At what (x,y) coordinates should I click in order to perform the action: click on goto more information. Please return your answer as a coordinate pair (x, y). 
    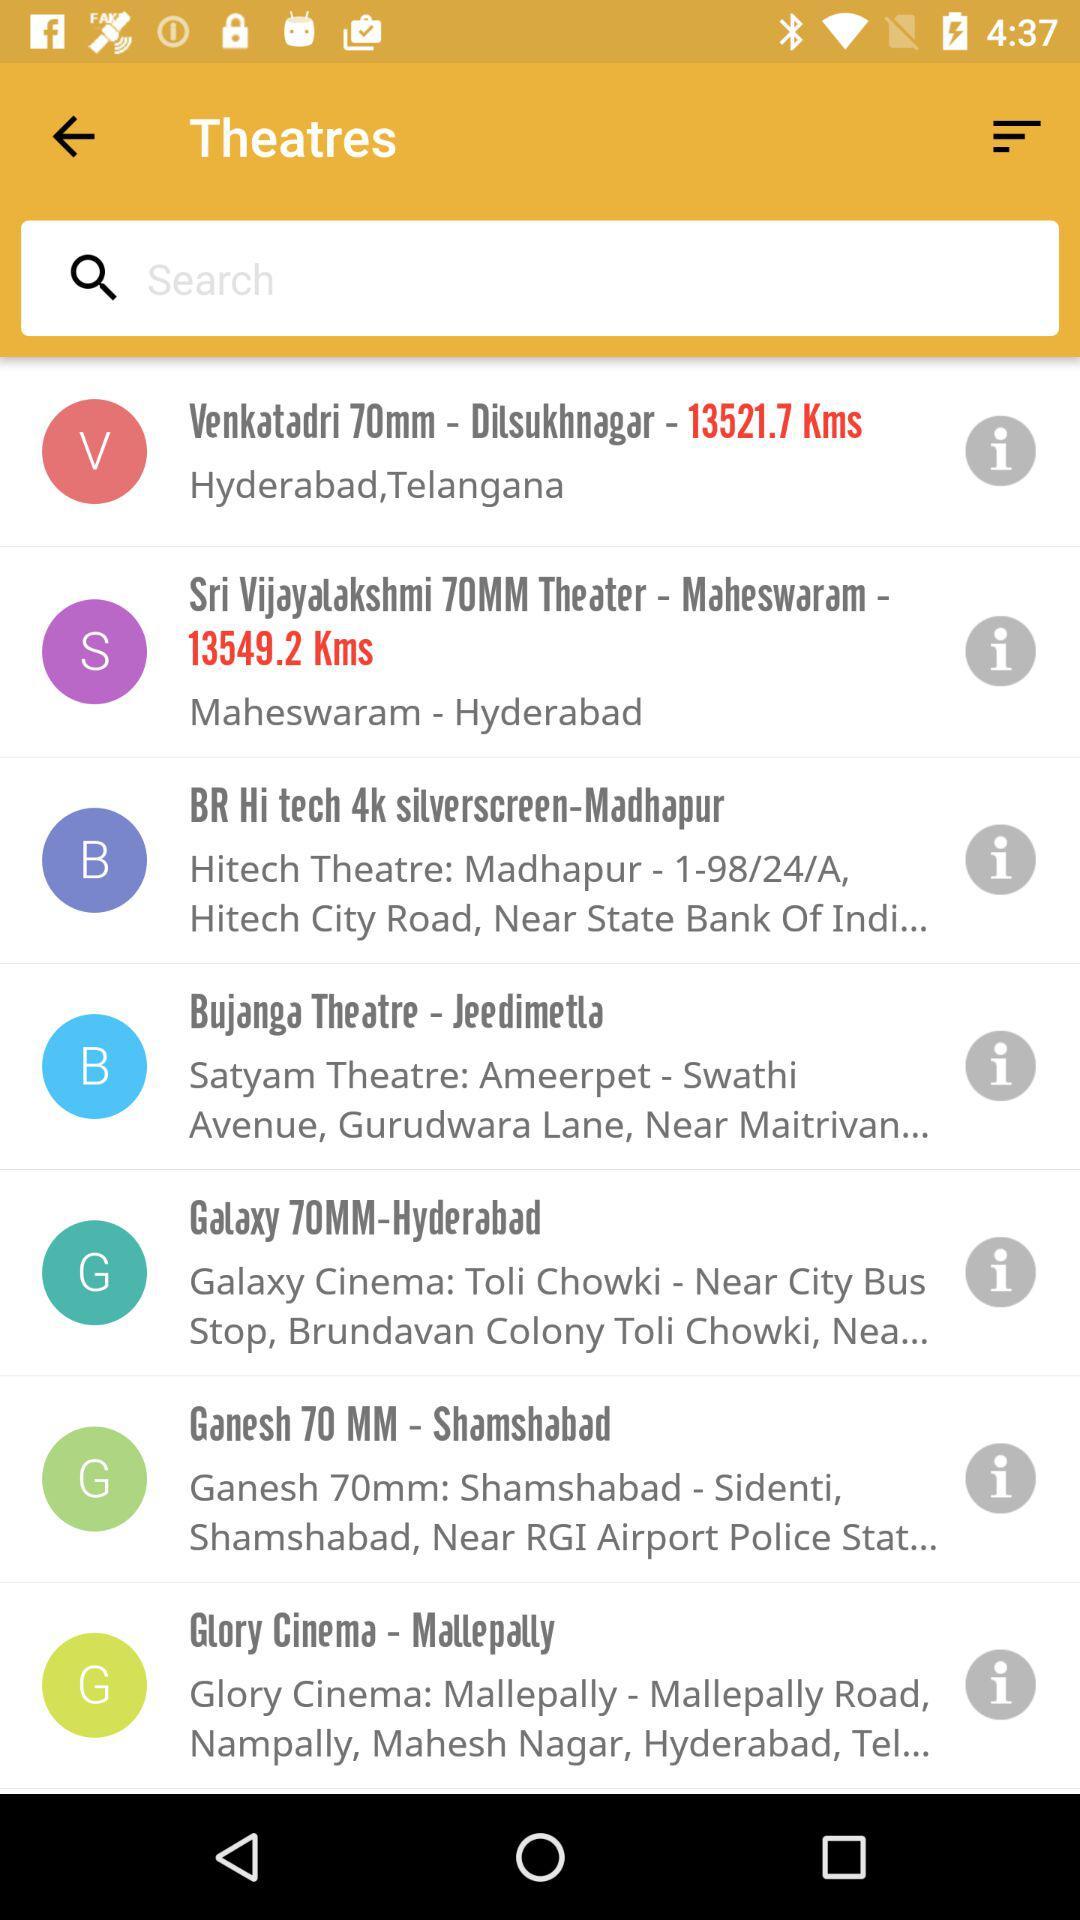
    Looking at the image, I should click on (1001, 450).